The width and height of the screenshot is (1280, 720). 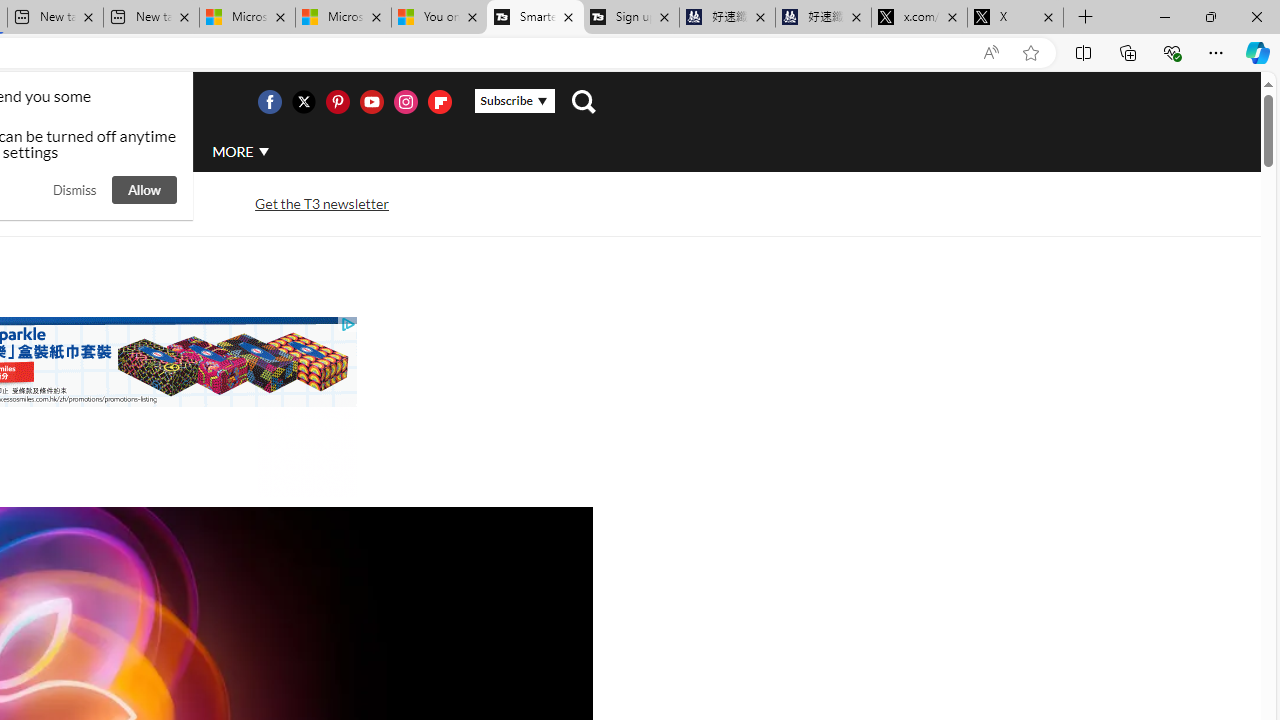 What do you see at coordinates (268, 101) in the screenshot?
I see `'Visit us on Facebook'` at bounding box center [268, 101].